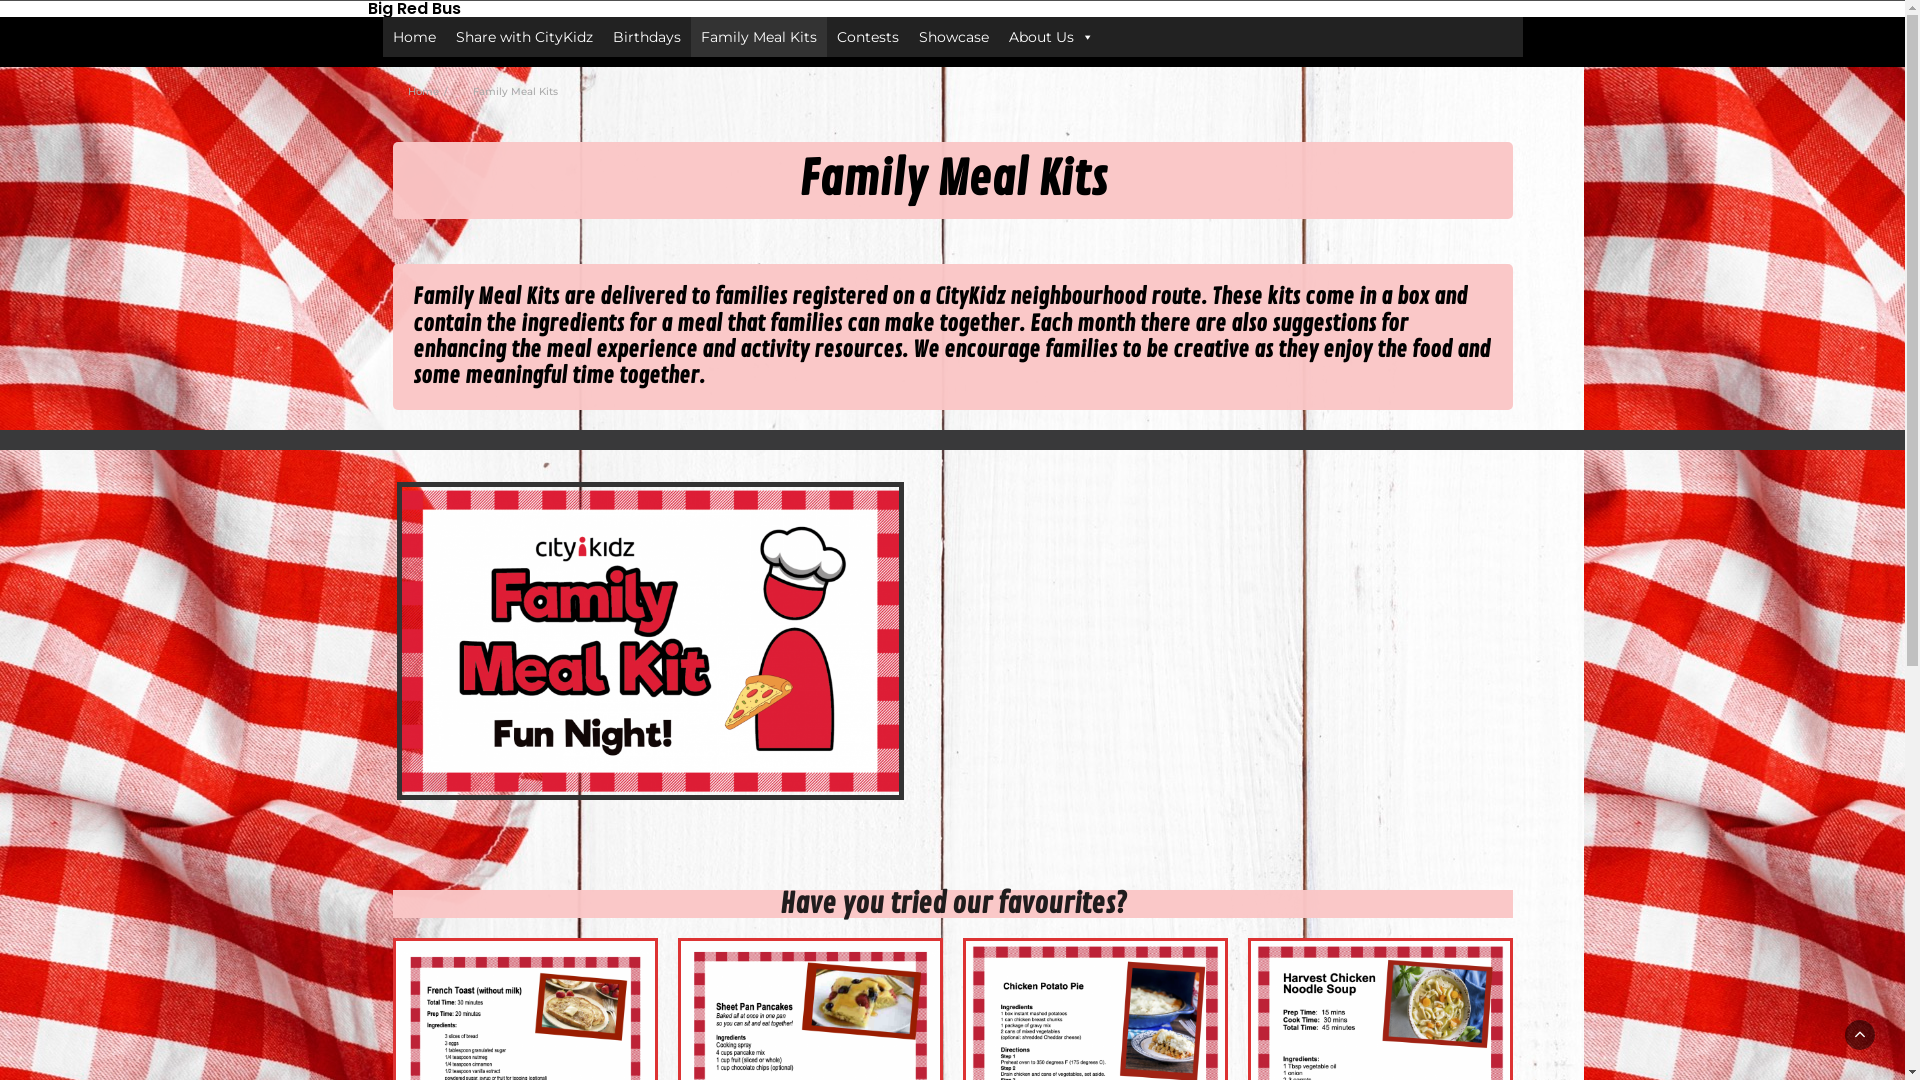  I want to click on 'Birthdays', so click(600, 37).